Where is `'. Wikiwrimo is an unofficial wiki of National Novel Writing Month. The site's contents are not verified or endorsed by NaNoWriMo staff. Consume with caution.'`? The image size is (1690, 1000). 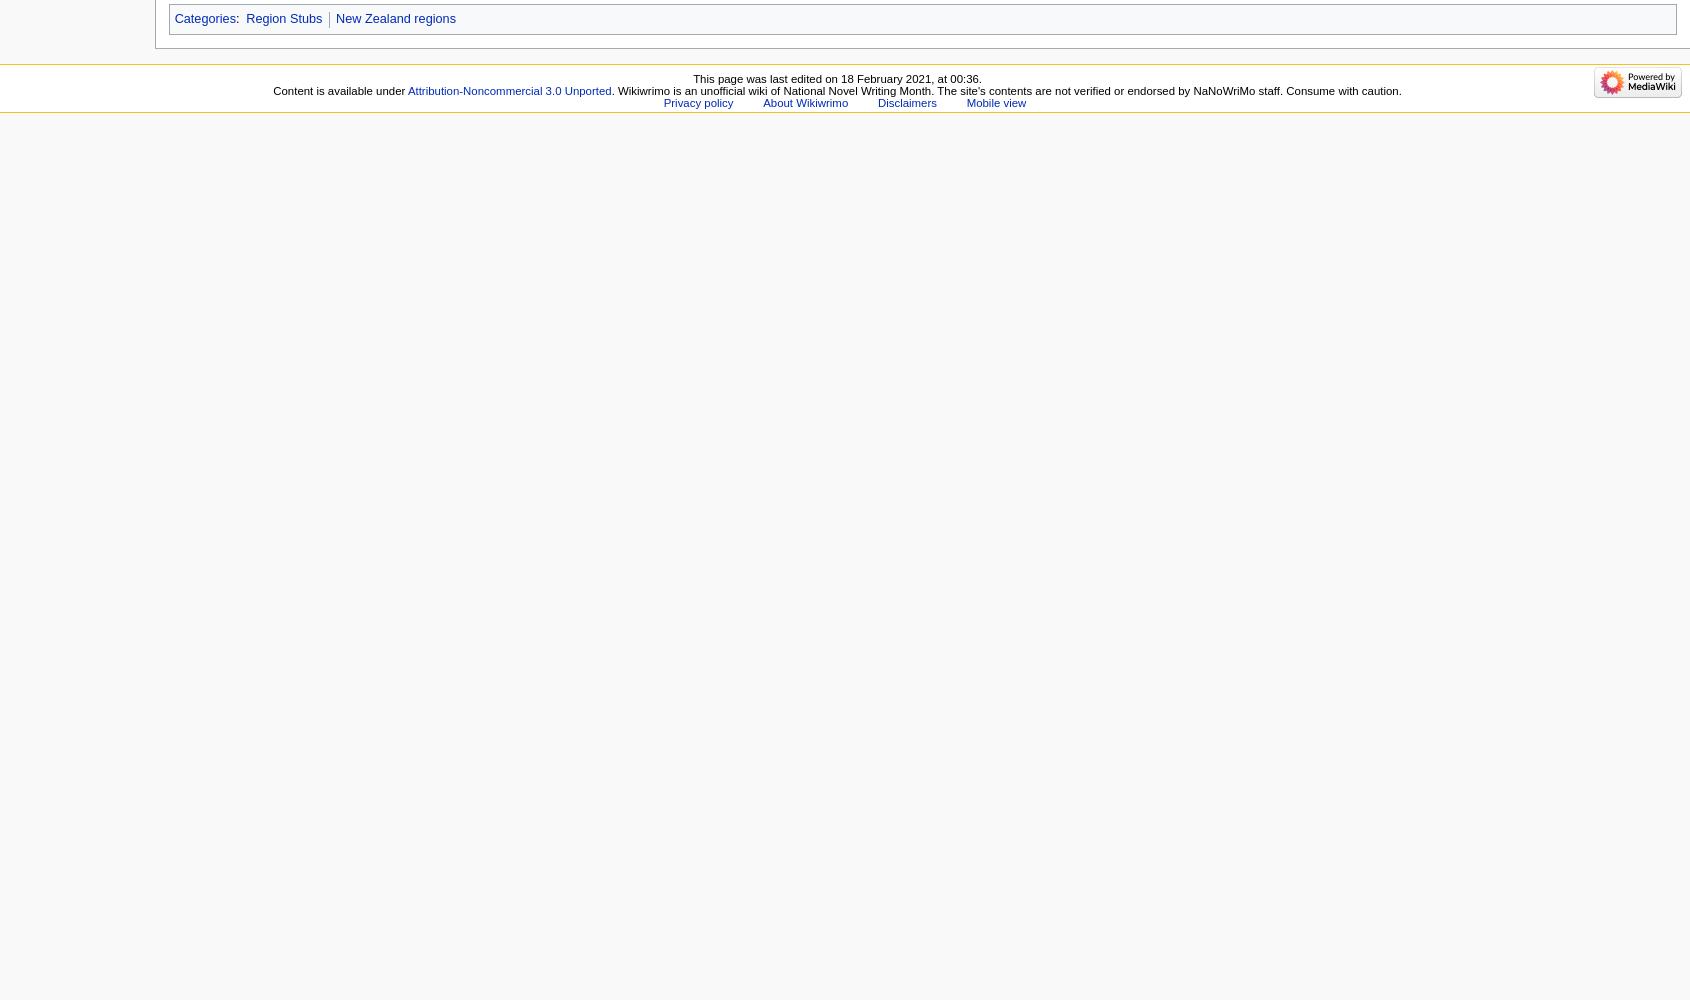 '. Wikiwrimo is an unofficial wiki of National Novel Writing Month. The site's contents are not verified or endorsed by NaNoWriMo staff. Consume with caution.' is located at coordinates (610, 89).